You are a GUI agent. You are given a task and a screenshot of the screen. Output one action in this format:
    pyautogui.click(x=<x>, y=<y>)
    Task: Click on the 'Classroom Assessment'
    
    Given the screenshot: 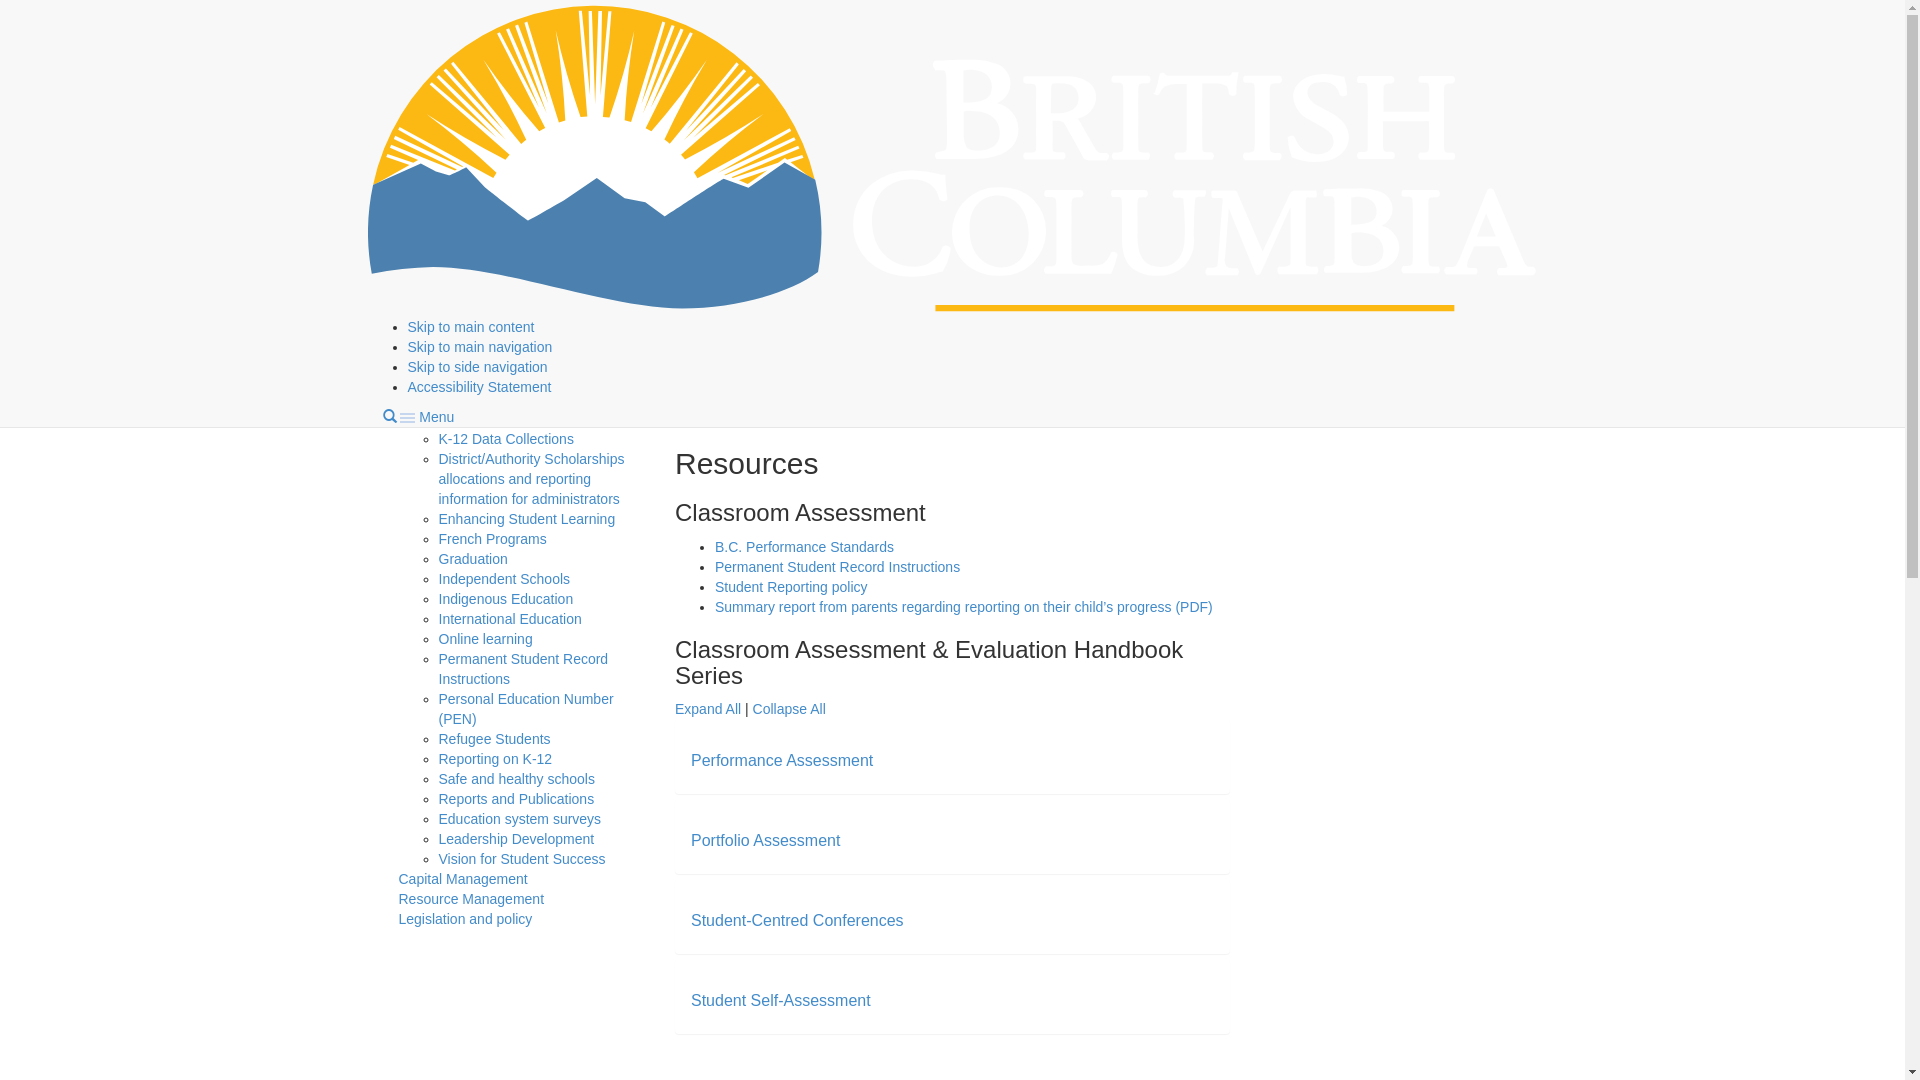 What is the action you would take?
    pyautogui.click(x=551, y=177)
    